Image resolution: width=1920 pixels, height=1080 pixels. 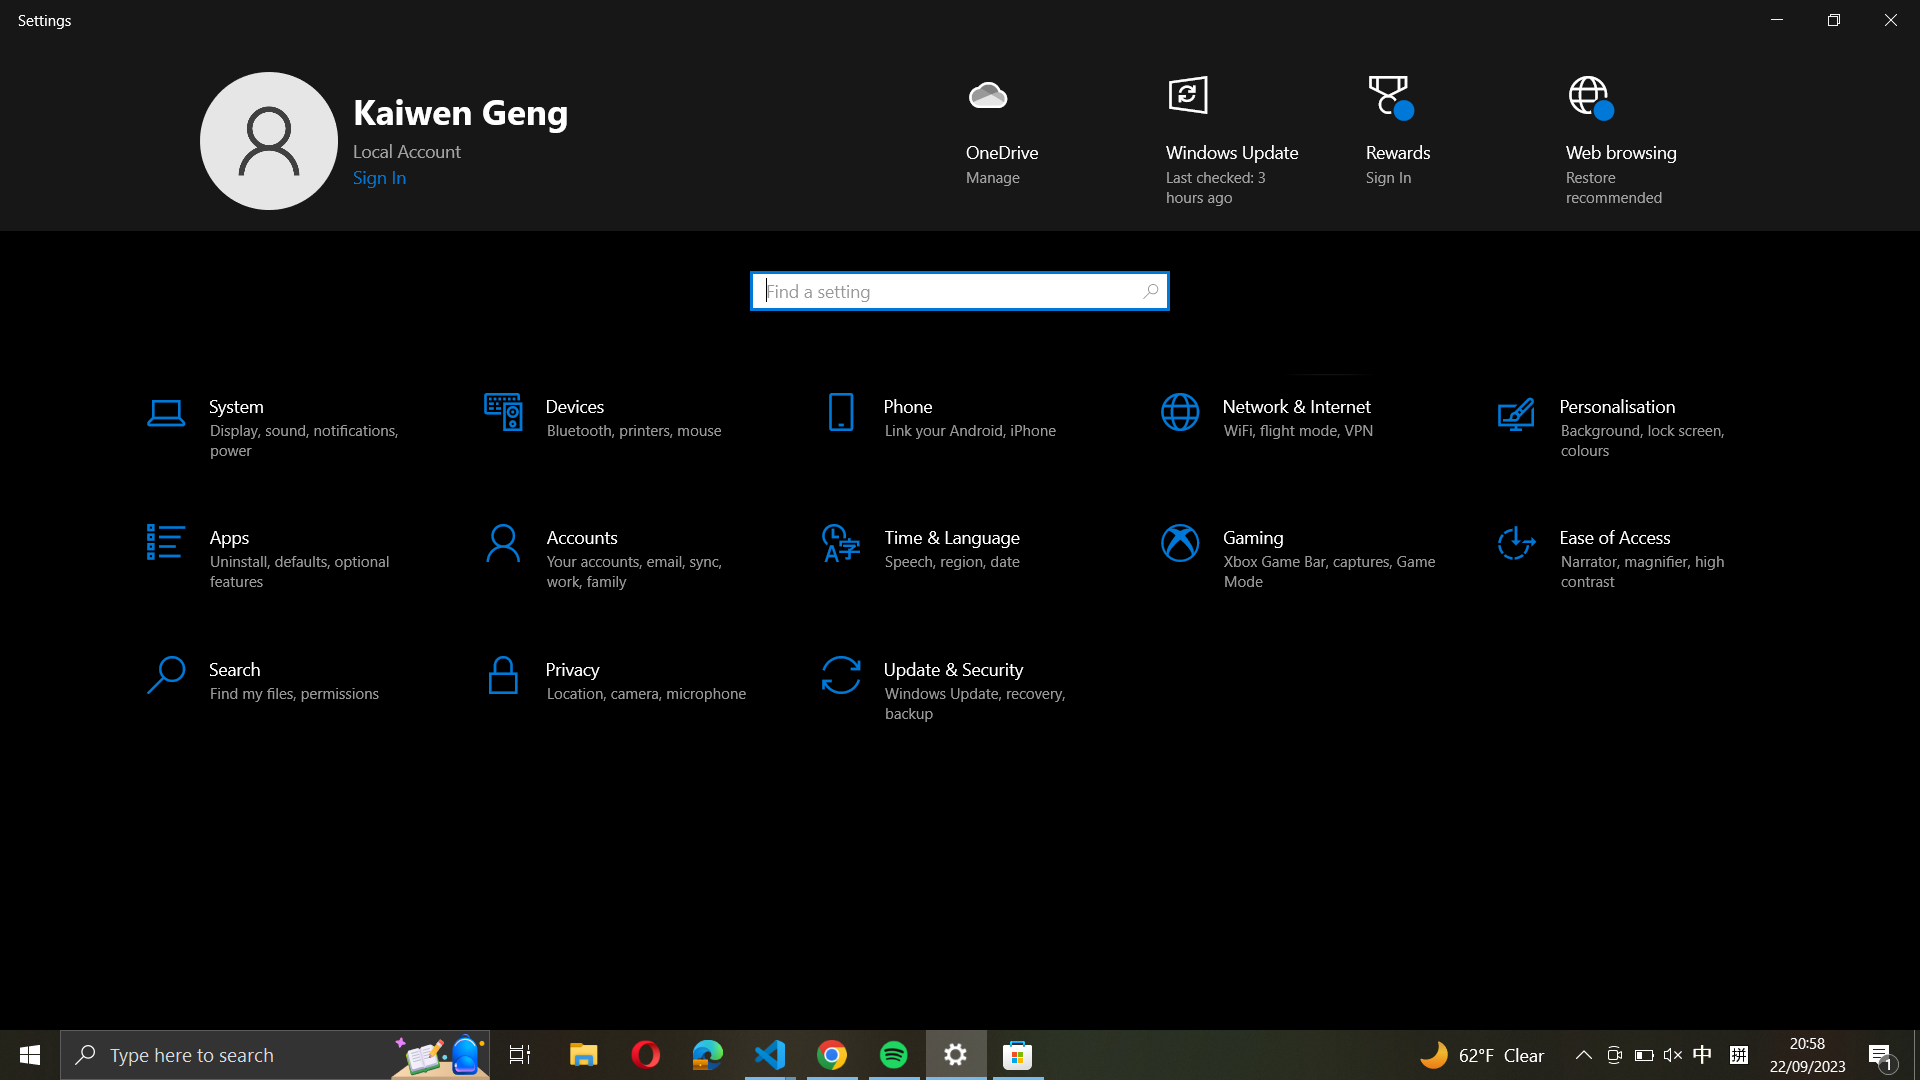 I want to click on Use the search bar to find the setting "Lock screen settings, so click(x=958, y=289).